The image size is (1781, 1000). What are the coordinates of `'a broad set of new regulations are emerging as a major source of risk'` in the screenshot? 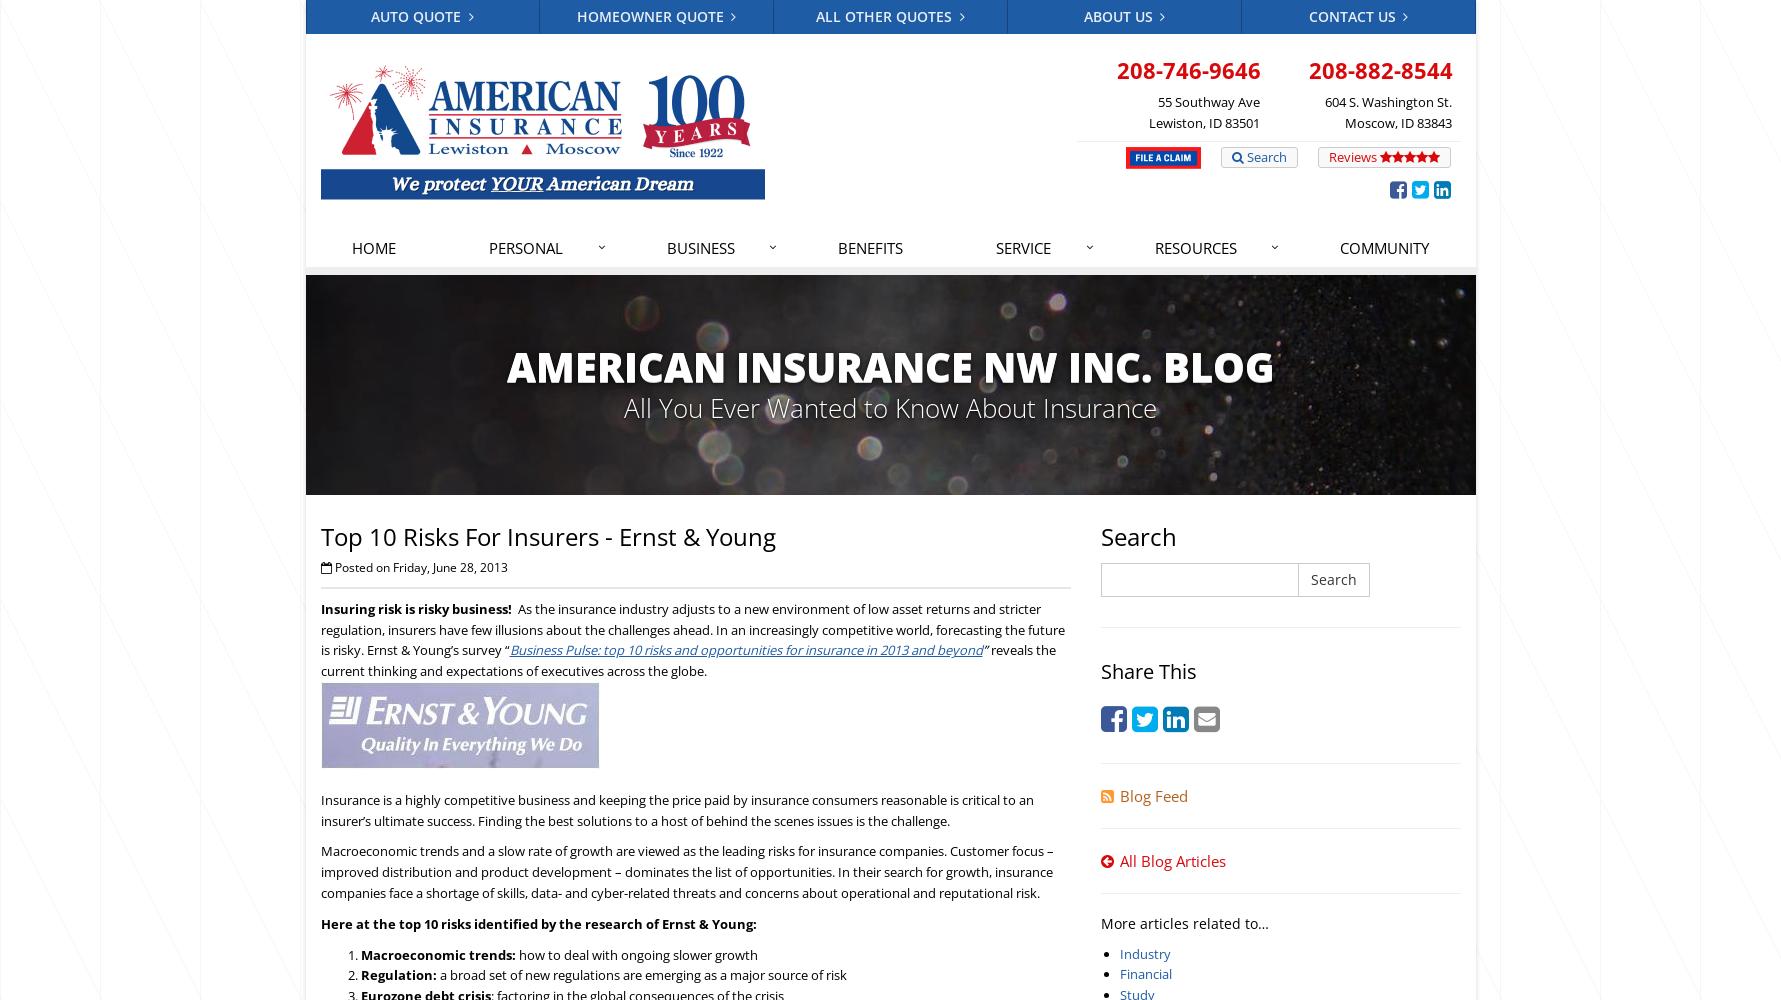 It's located at (641, 974).